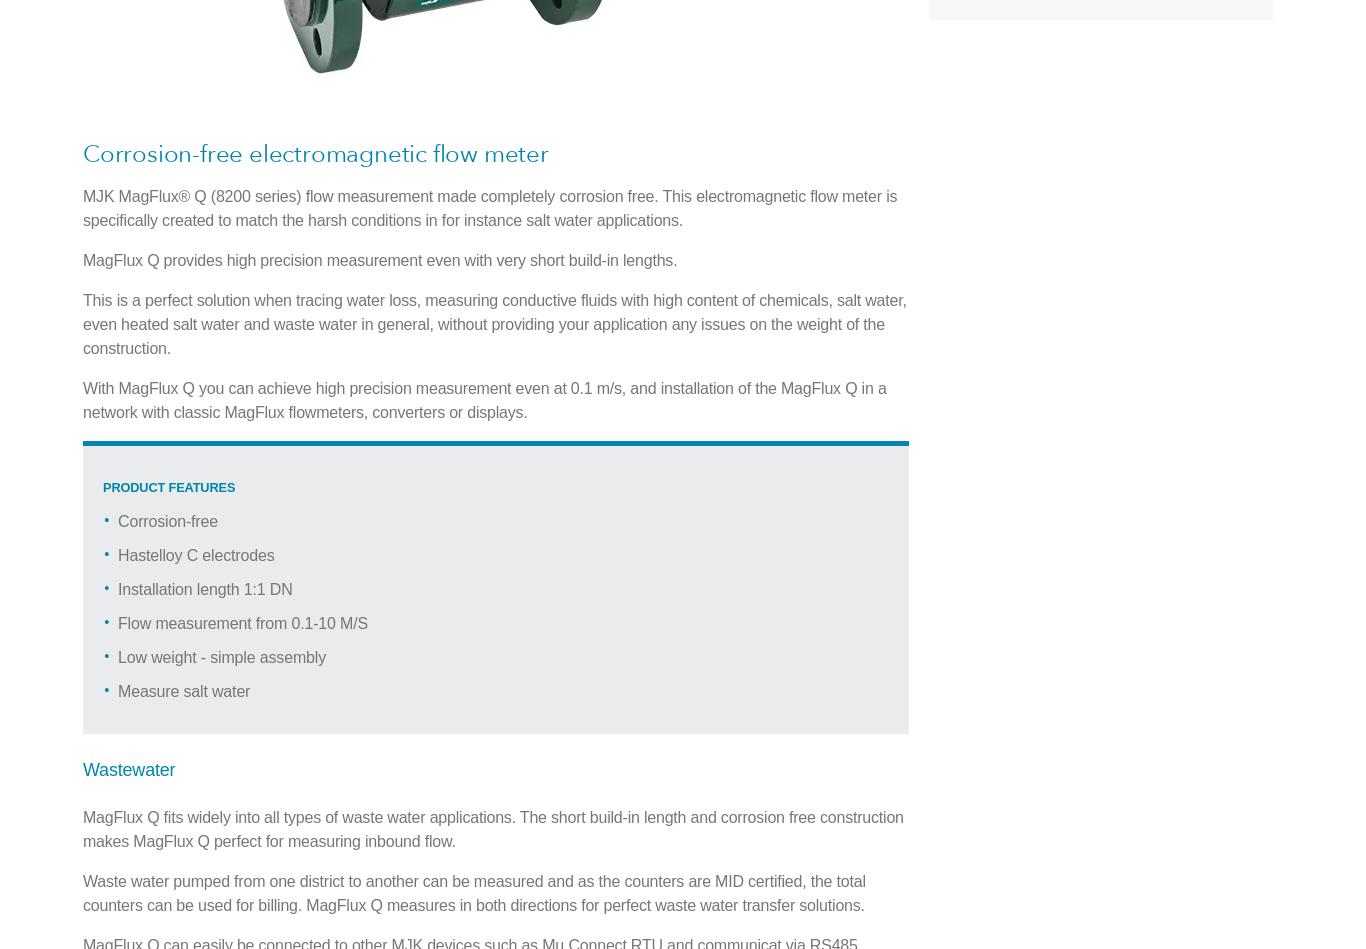 Image resolution: width=1366 pixels, height=949 pixels. What do you see at coordinates (859, 337) in the screenshot?
I see `'Investors'` at bounding box center [859, 337].